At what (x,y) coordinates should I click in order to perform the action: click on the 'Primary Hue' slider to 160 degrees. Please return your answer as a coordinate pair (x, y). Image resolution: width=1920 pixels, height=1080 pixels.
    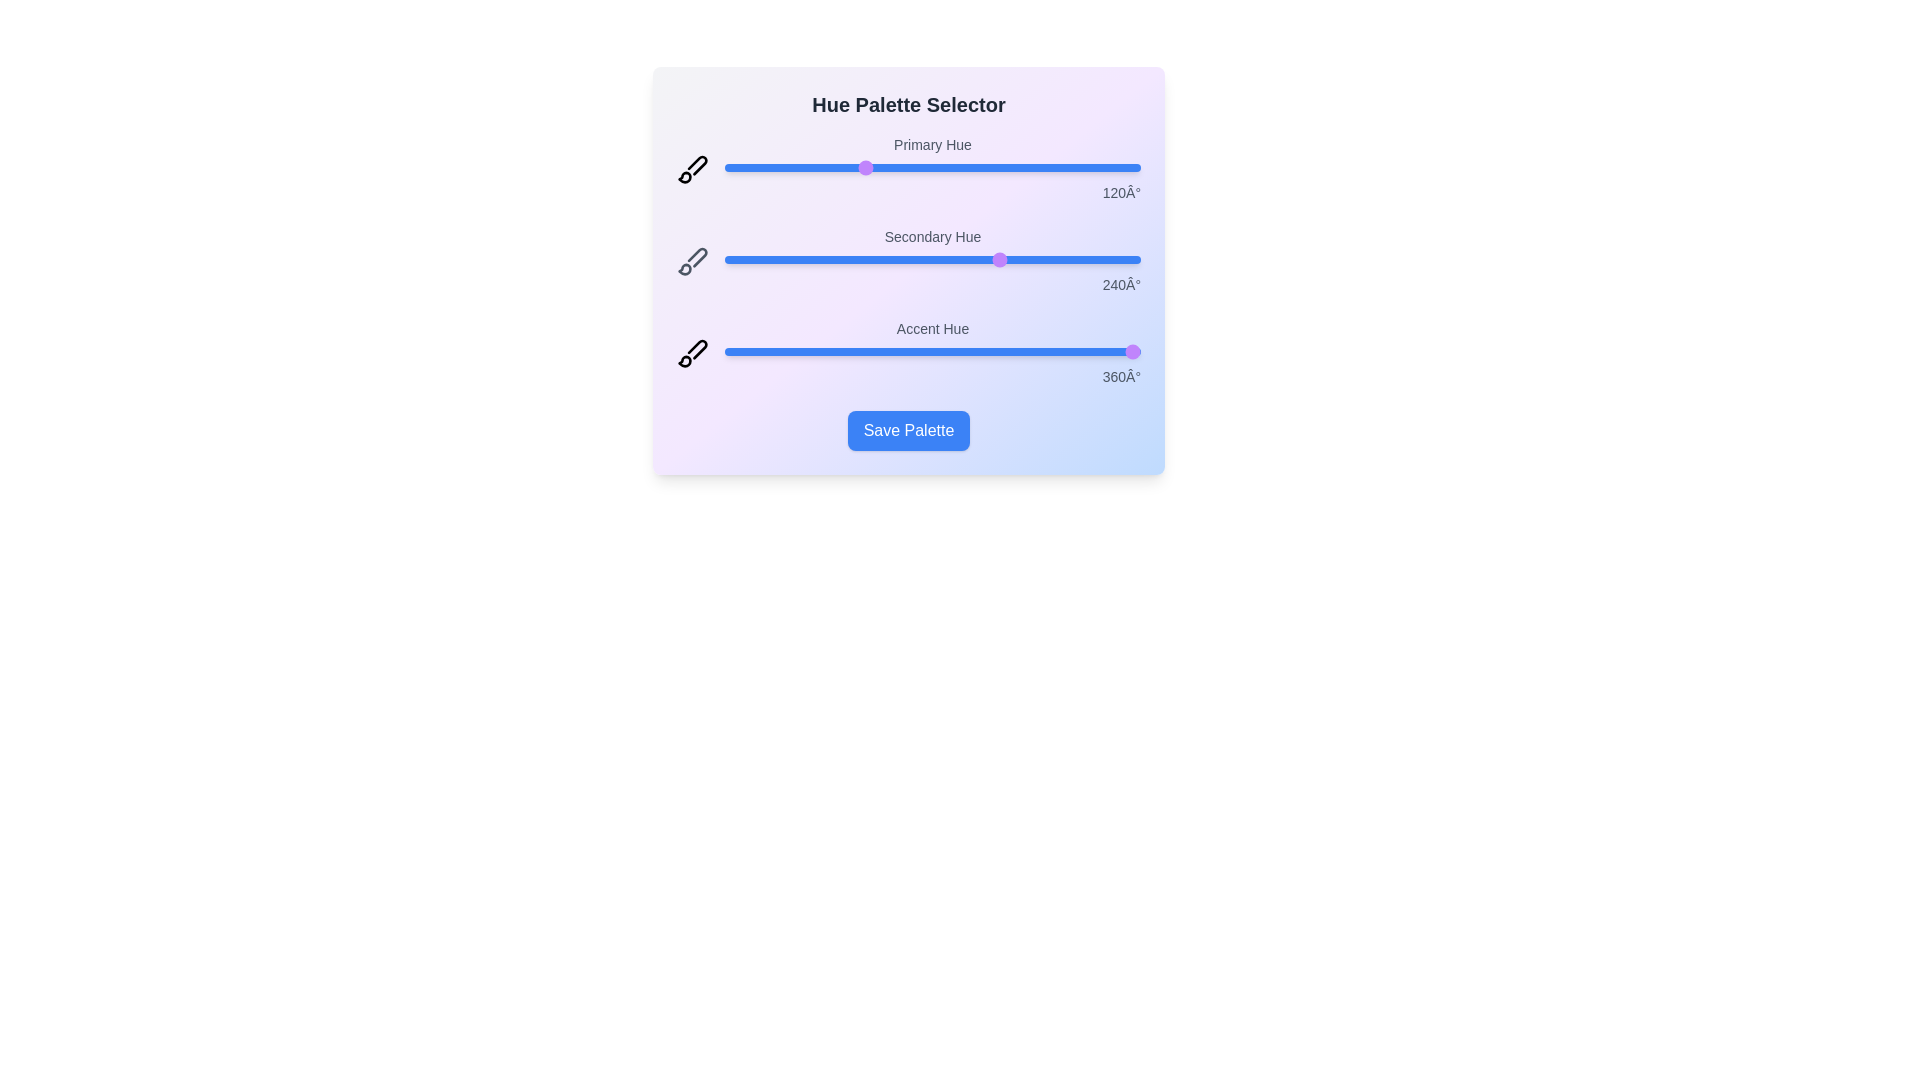
    Looking at the image, I should click on (908, 167).